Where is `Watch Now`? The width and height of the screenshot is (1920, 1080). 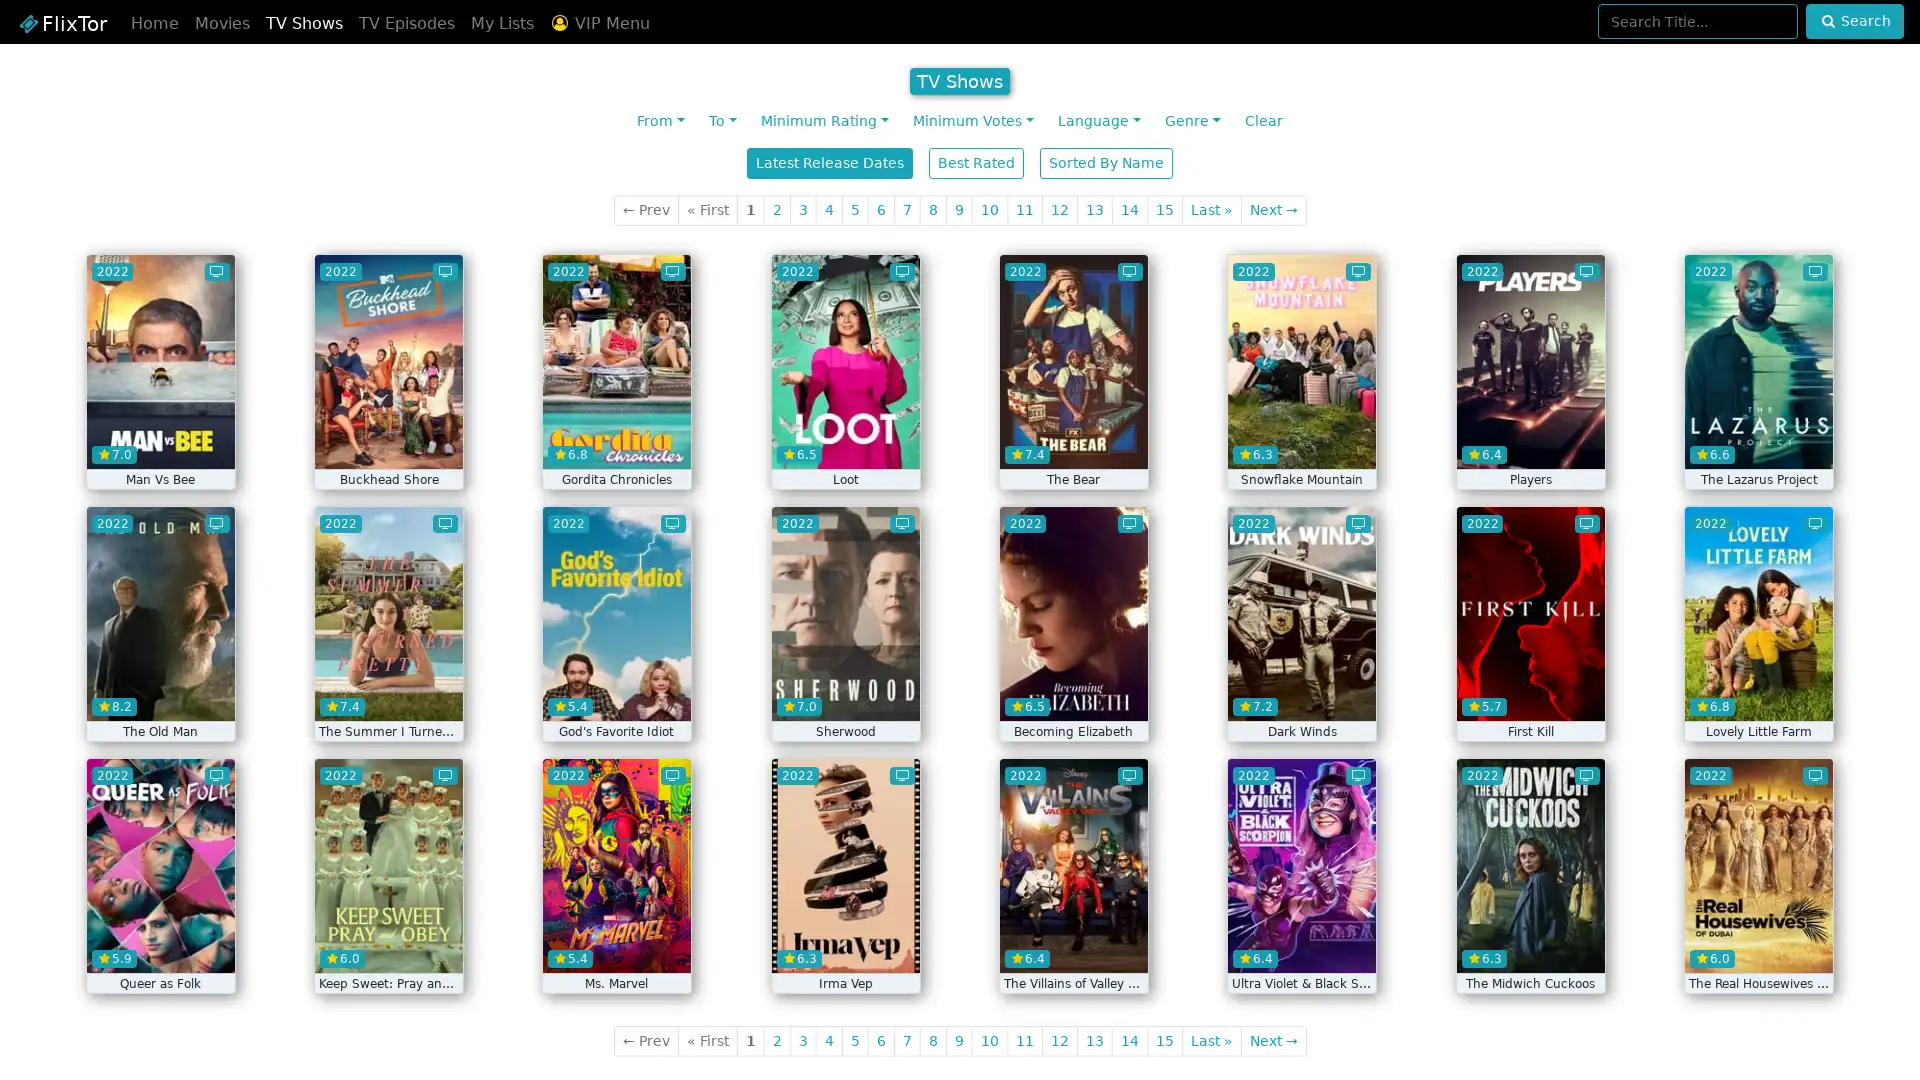 Watch Now is located at coordinates (616, 944).